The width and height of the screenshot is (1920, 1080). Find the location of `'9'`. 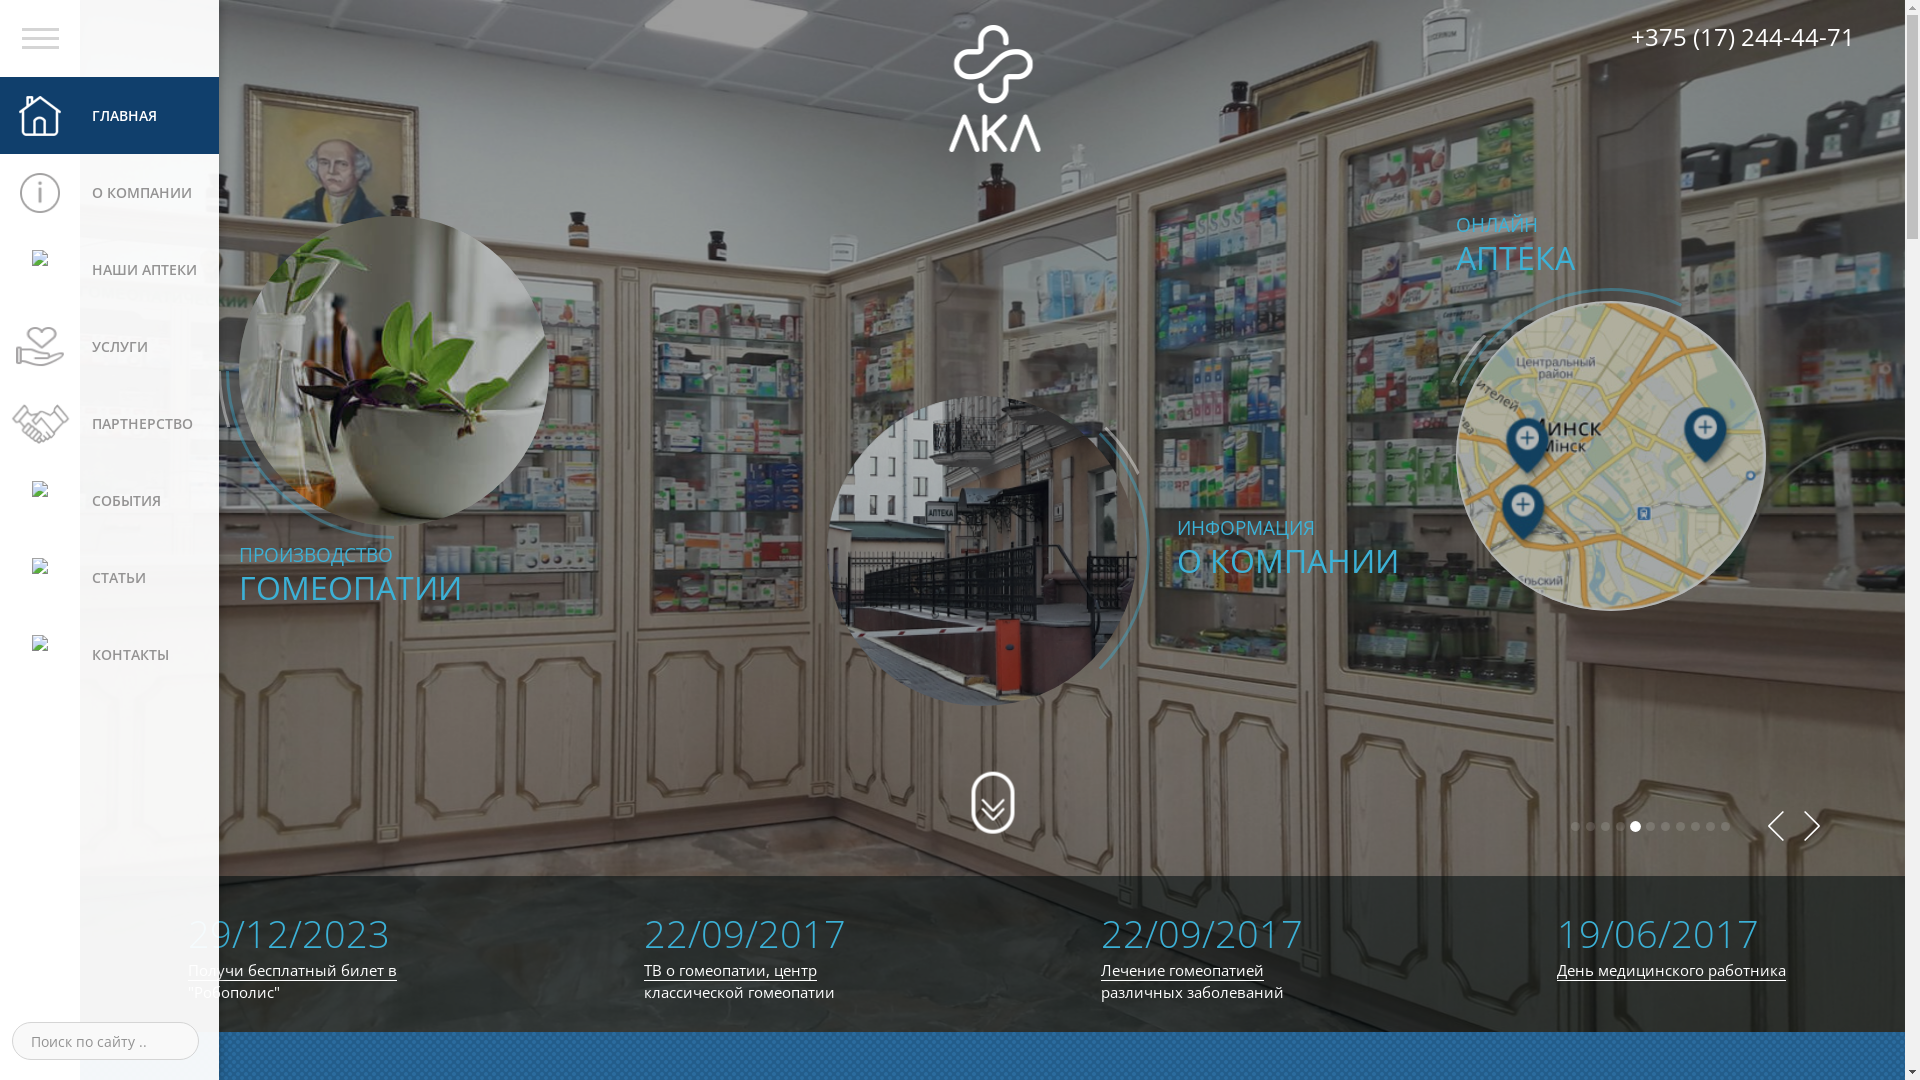

'9' is located at coordinates (1694, 826).